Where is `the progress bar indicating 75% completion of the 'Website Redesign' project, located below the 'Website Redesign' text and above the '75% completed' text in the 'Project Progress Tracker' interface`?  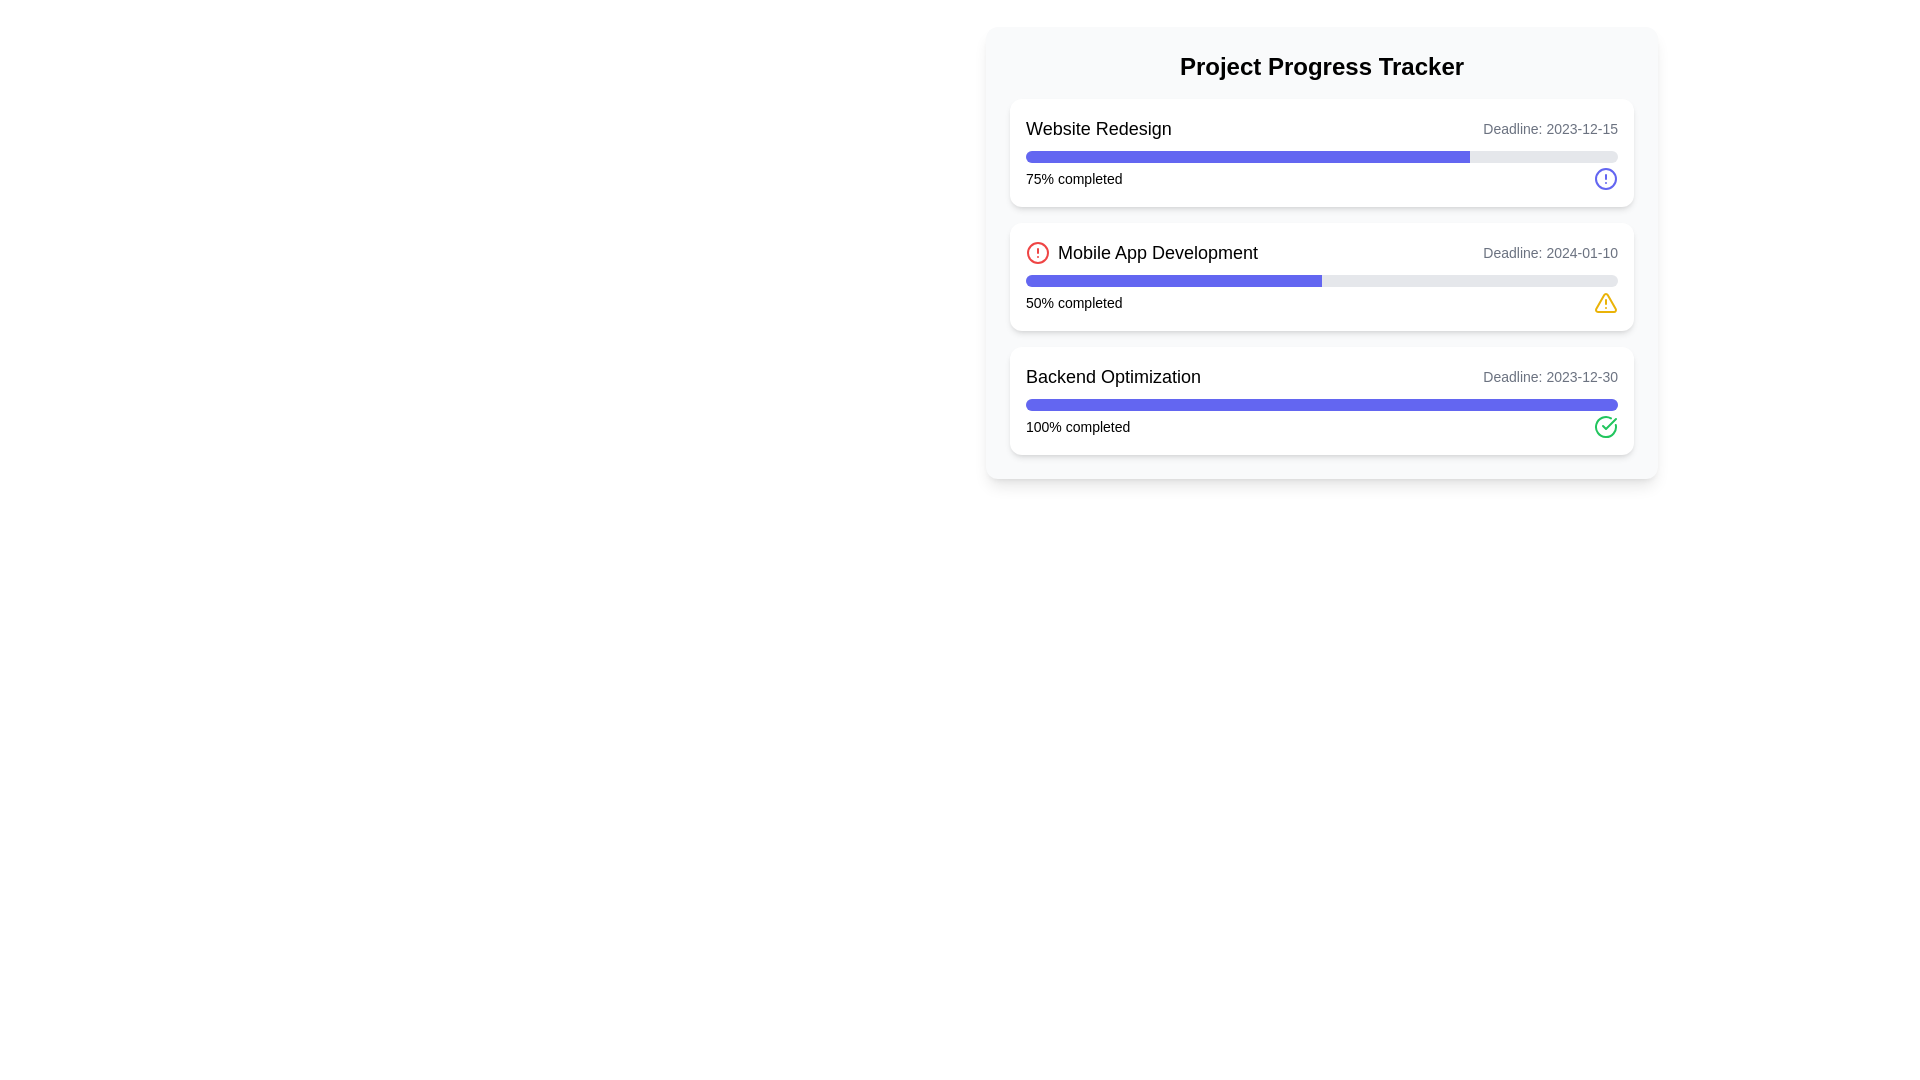 the progress bar indicating 75% completion of the 'Website Redesign' project, located below the 'Website Redesign' text and above the '75% completed' text in the 'Project Progress Tracker' interface is located at coordinates (1321, 156).